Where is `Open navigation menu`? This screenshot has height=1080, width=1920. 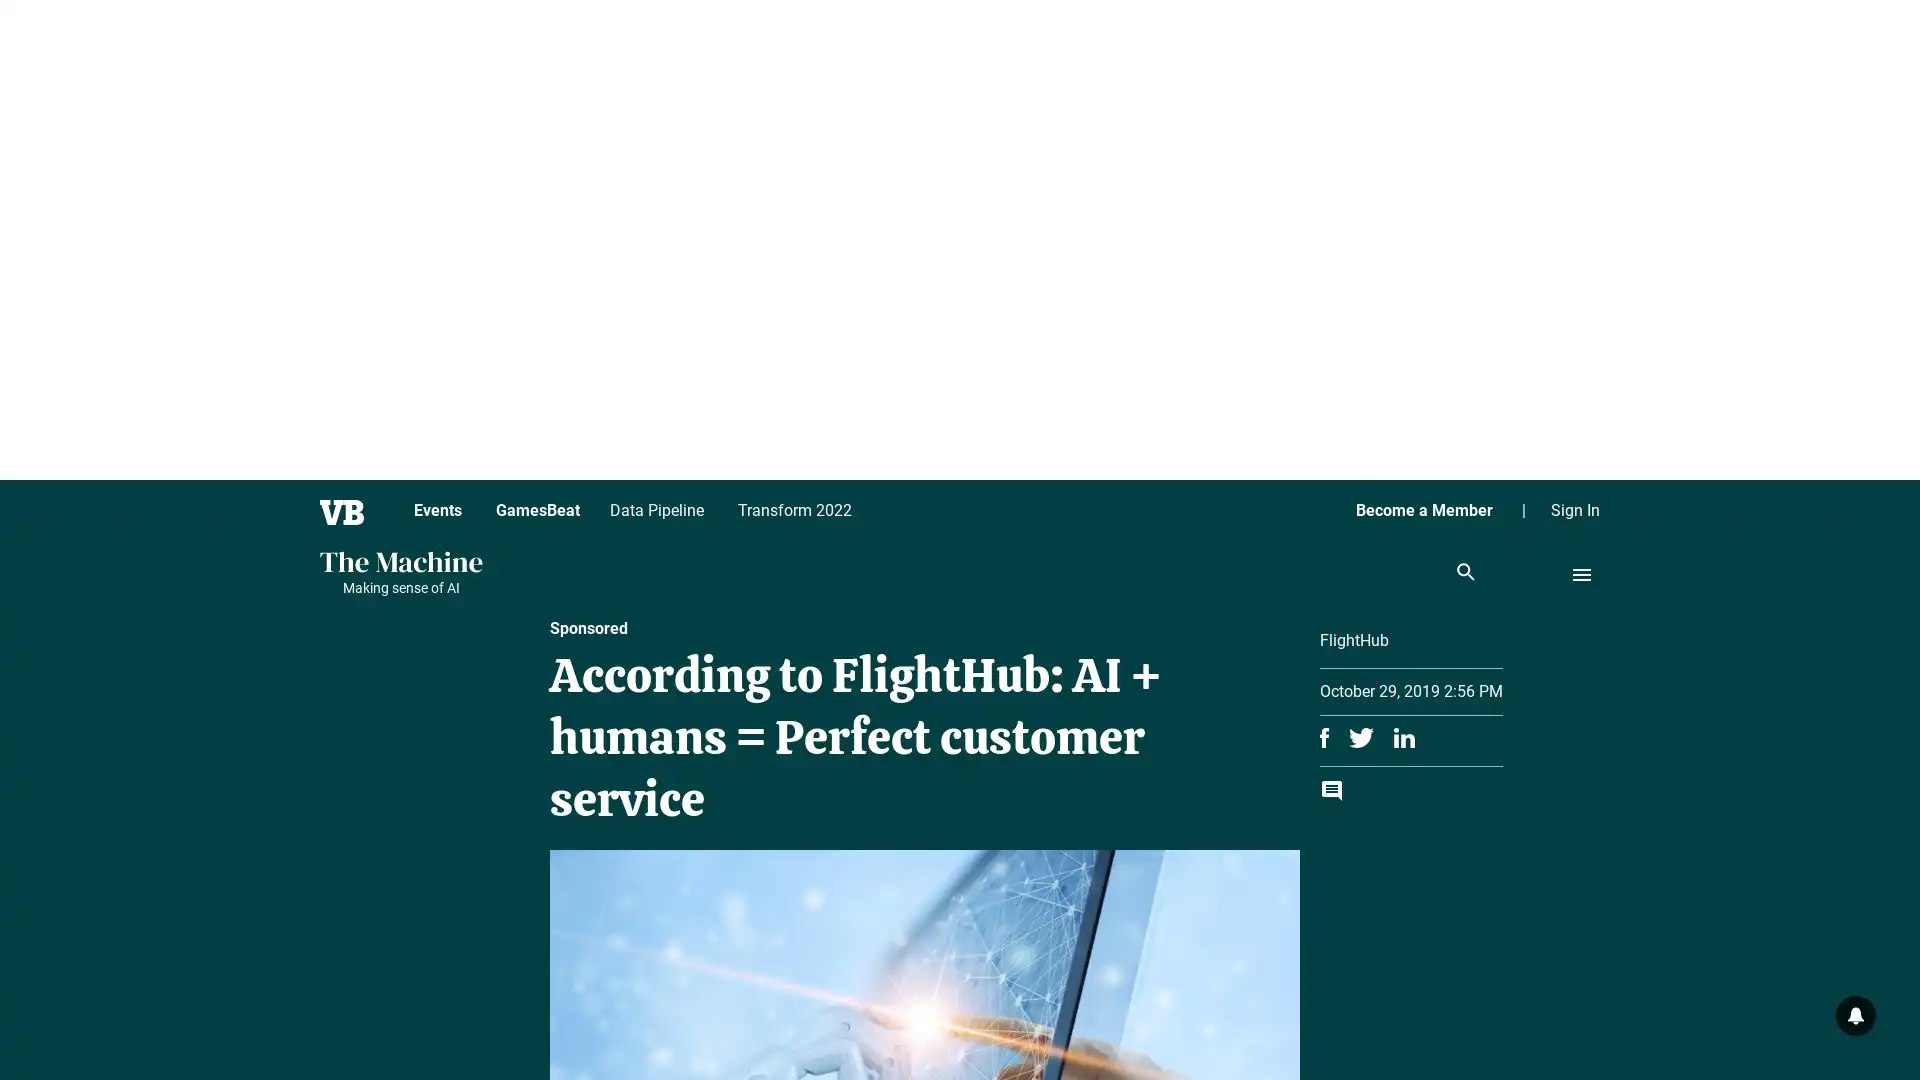
Open navigation menu is located at coordinates (1581, 574).